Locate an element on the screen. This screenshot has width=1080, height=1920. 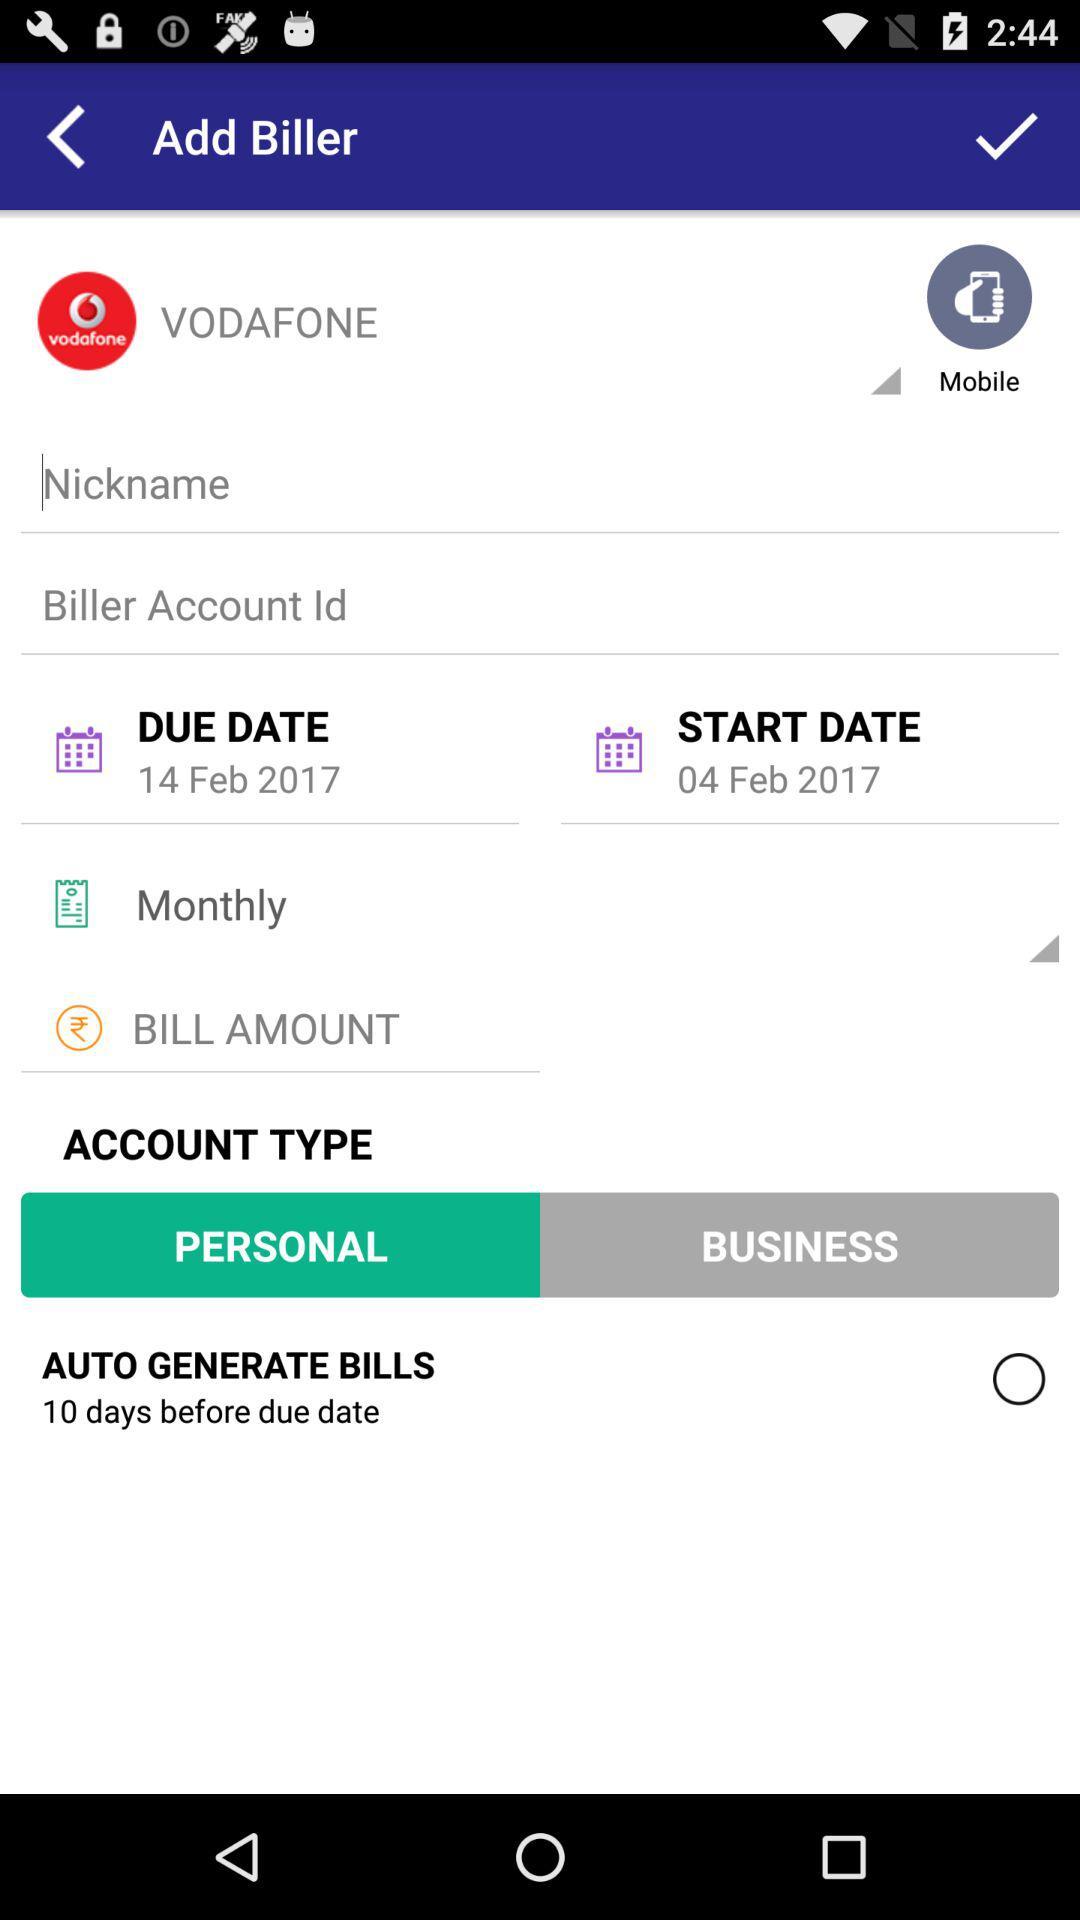
business item is located at coordinates (798, 1243).